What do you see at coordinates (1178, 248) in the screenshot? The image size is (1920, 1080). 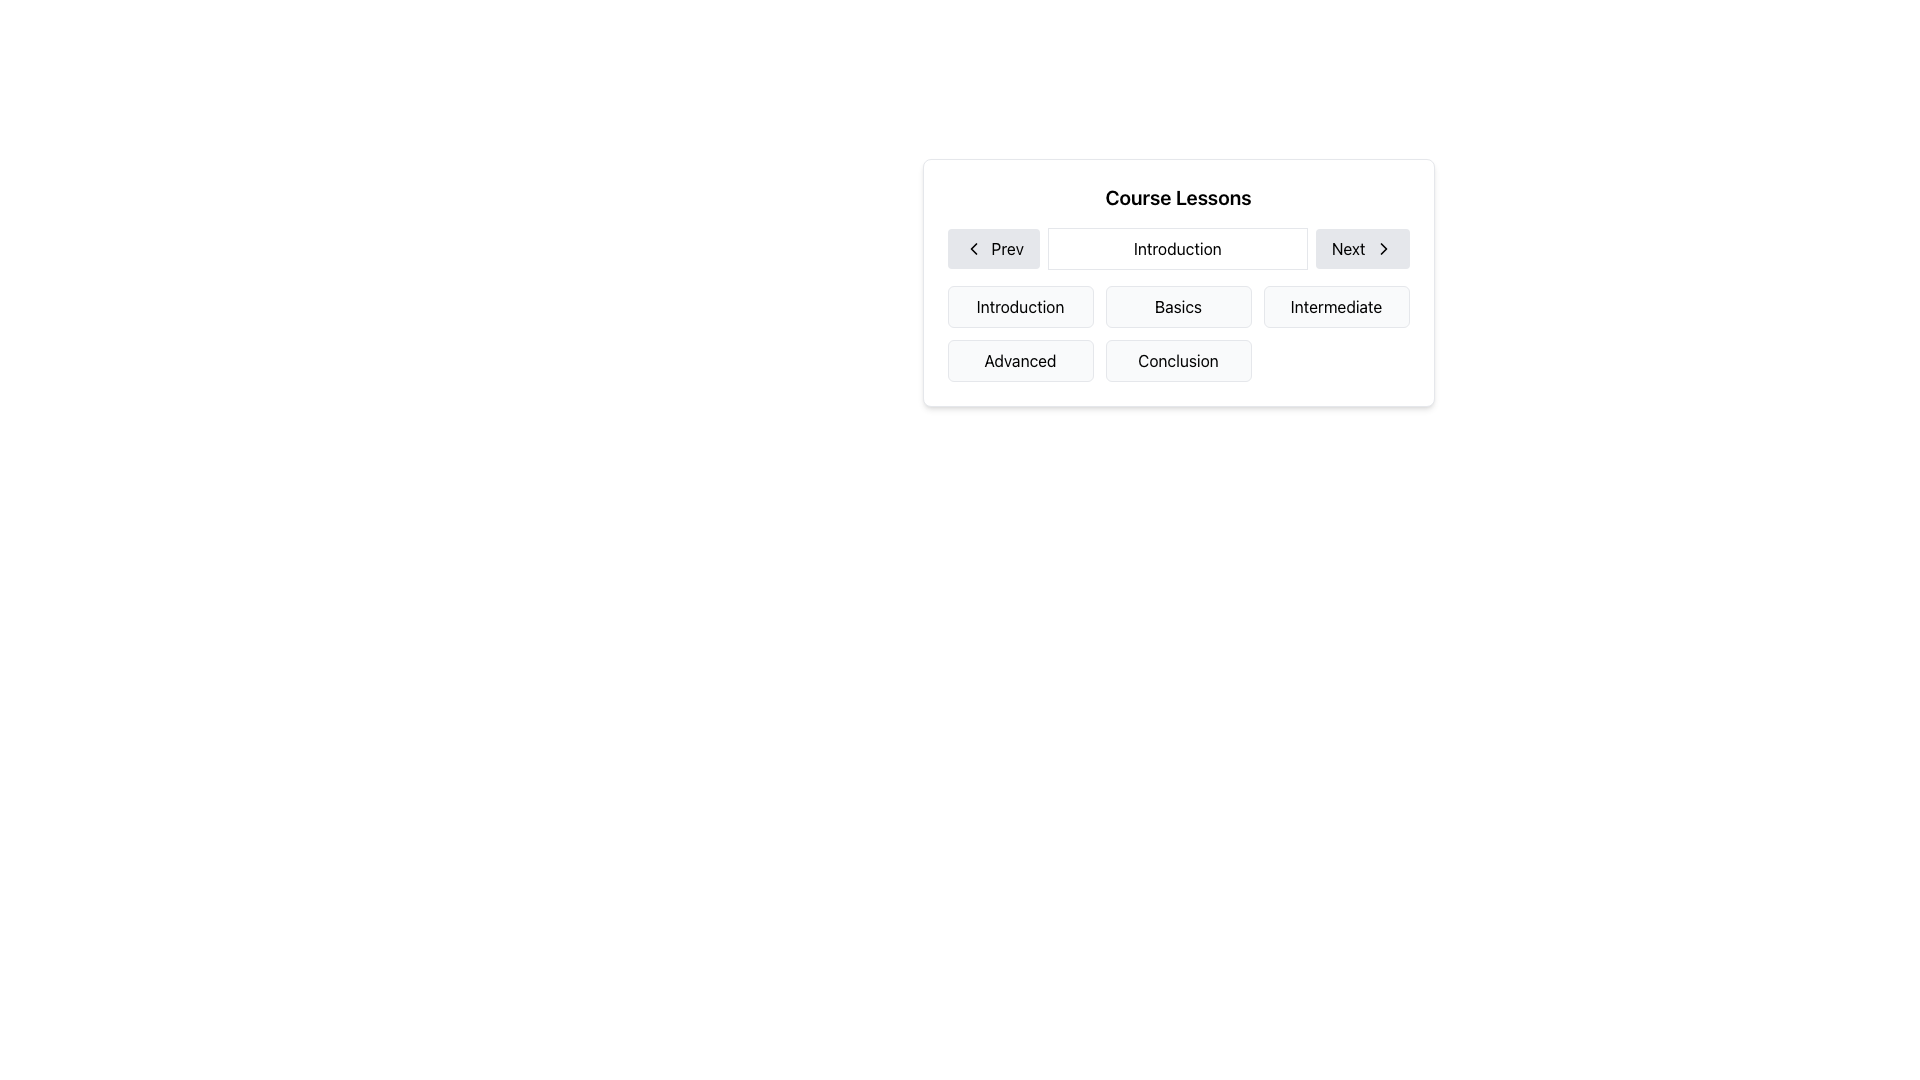 I see `the navigation component containing the 'Prev' and 'Next' buttons and the label 'Introduction'` at bounding box center [1178, 248].